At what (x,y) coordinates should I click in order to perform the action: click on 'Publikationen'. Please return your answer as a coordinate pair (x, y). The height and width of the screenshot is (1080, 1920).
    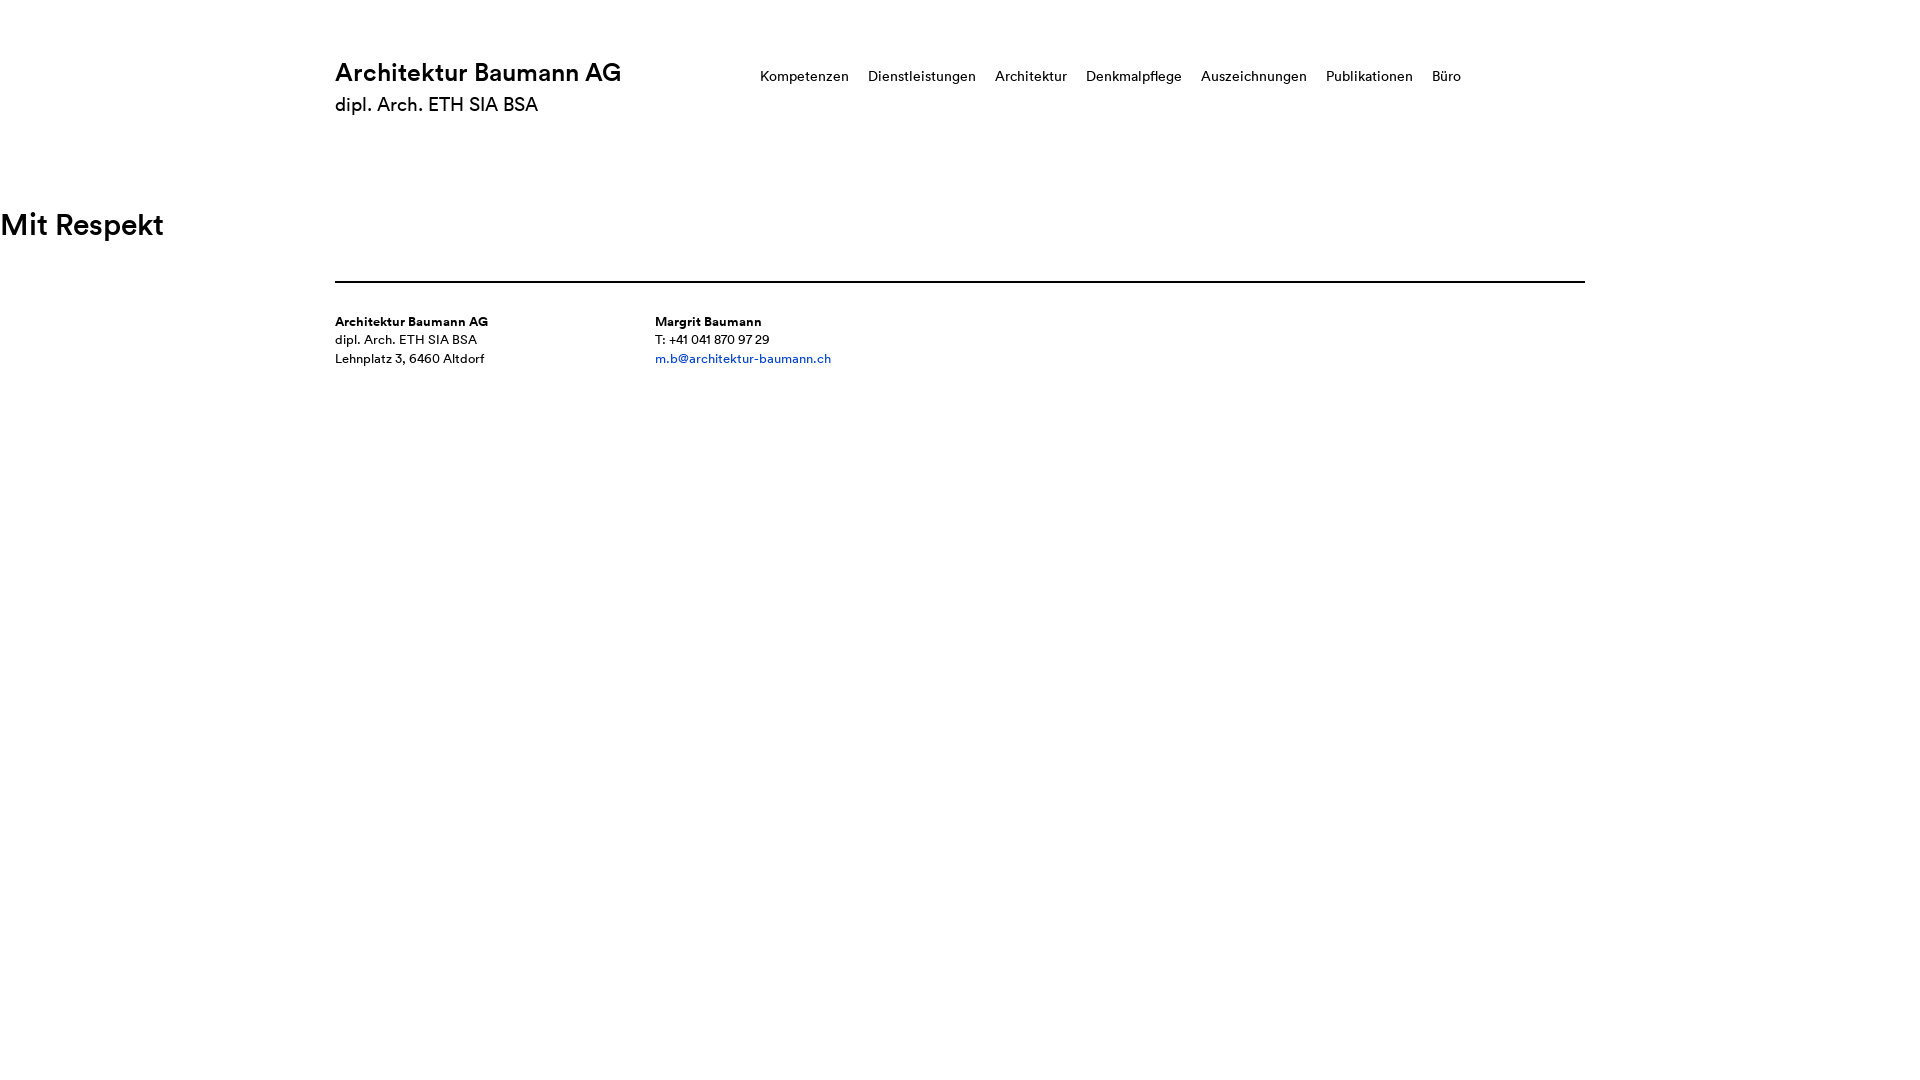
    Looking at the image, I should click on (1368, 75).